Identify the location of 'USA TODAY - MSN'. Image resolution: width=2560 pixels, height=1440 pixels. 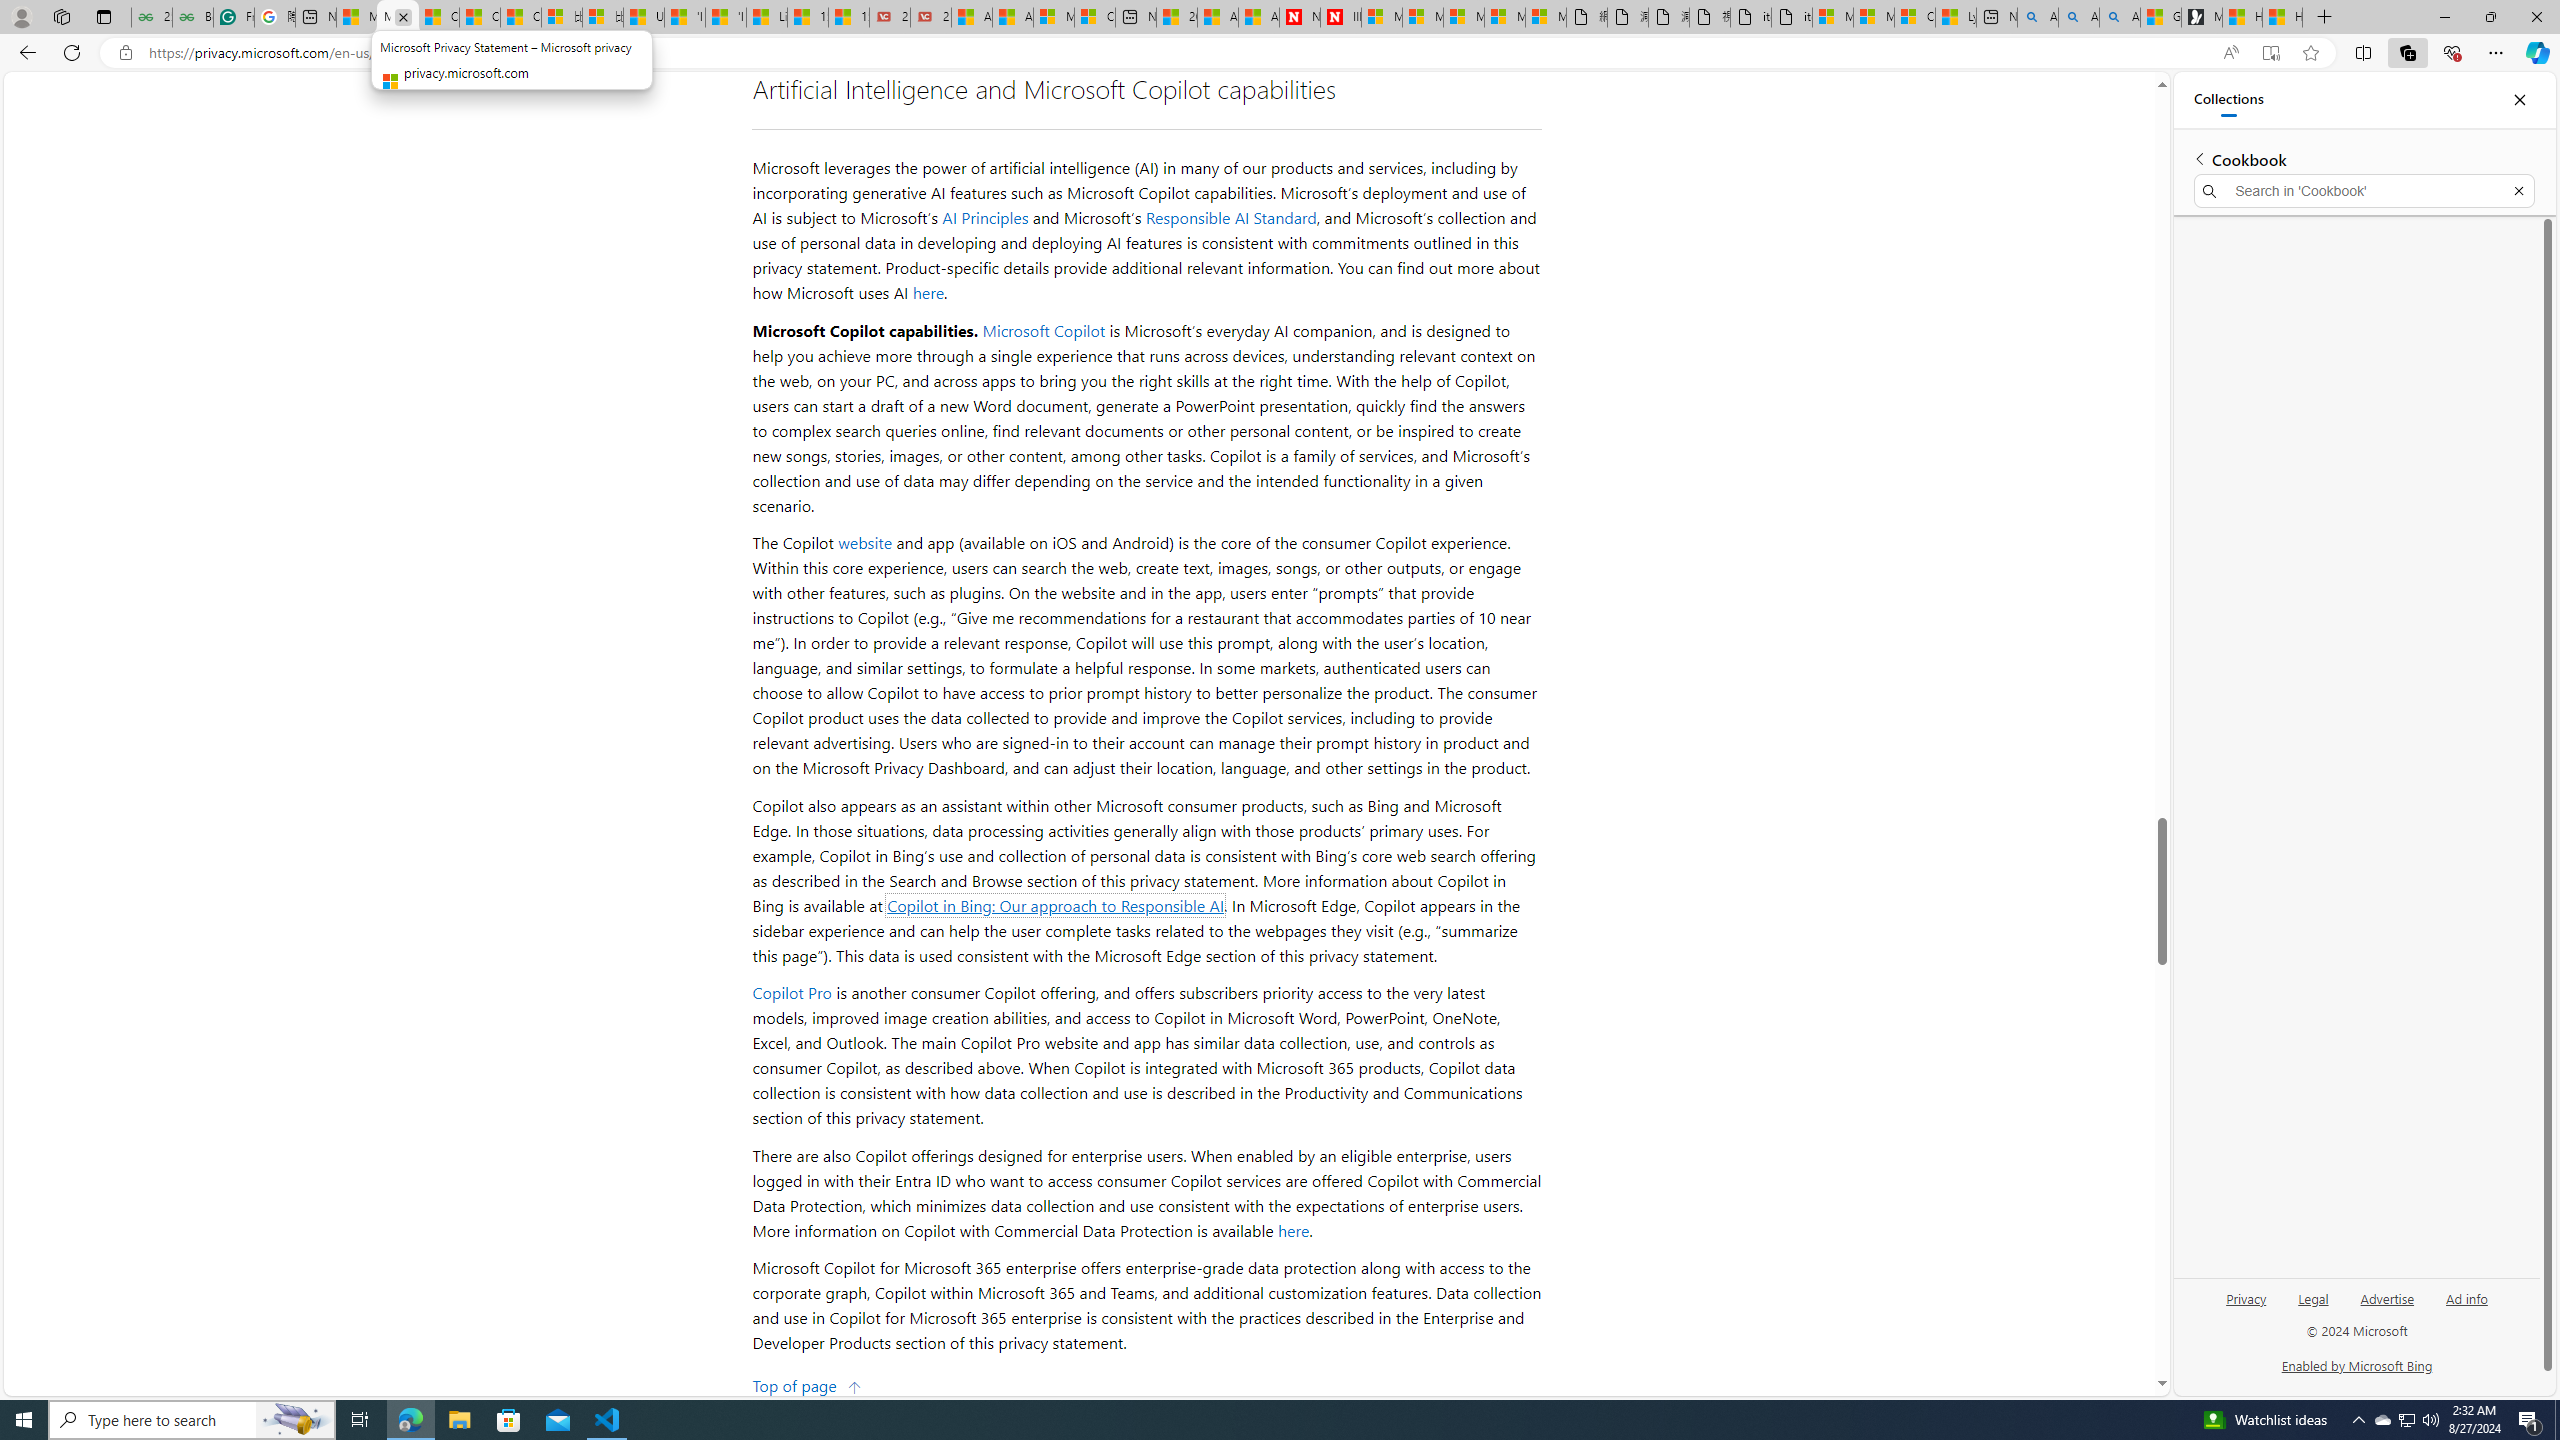
(643, 16).